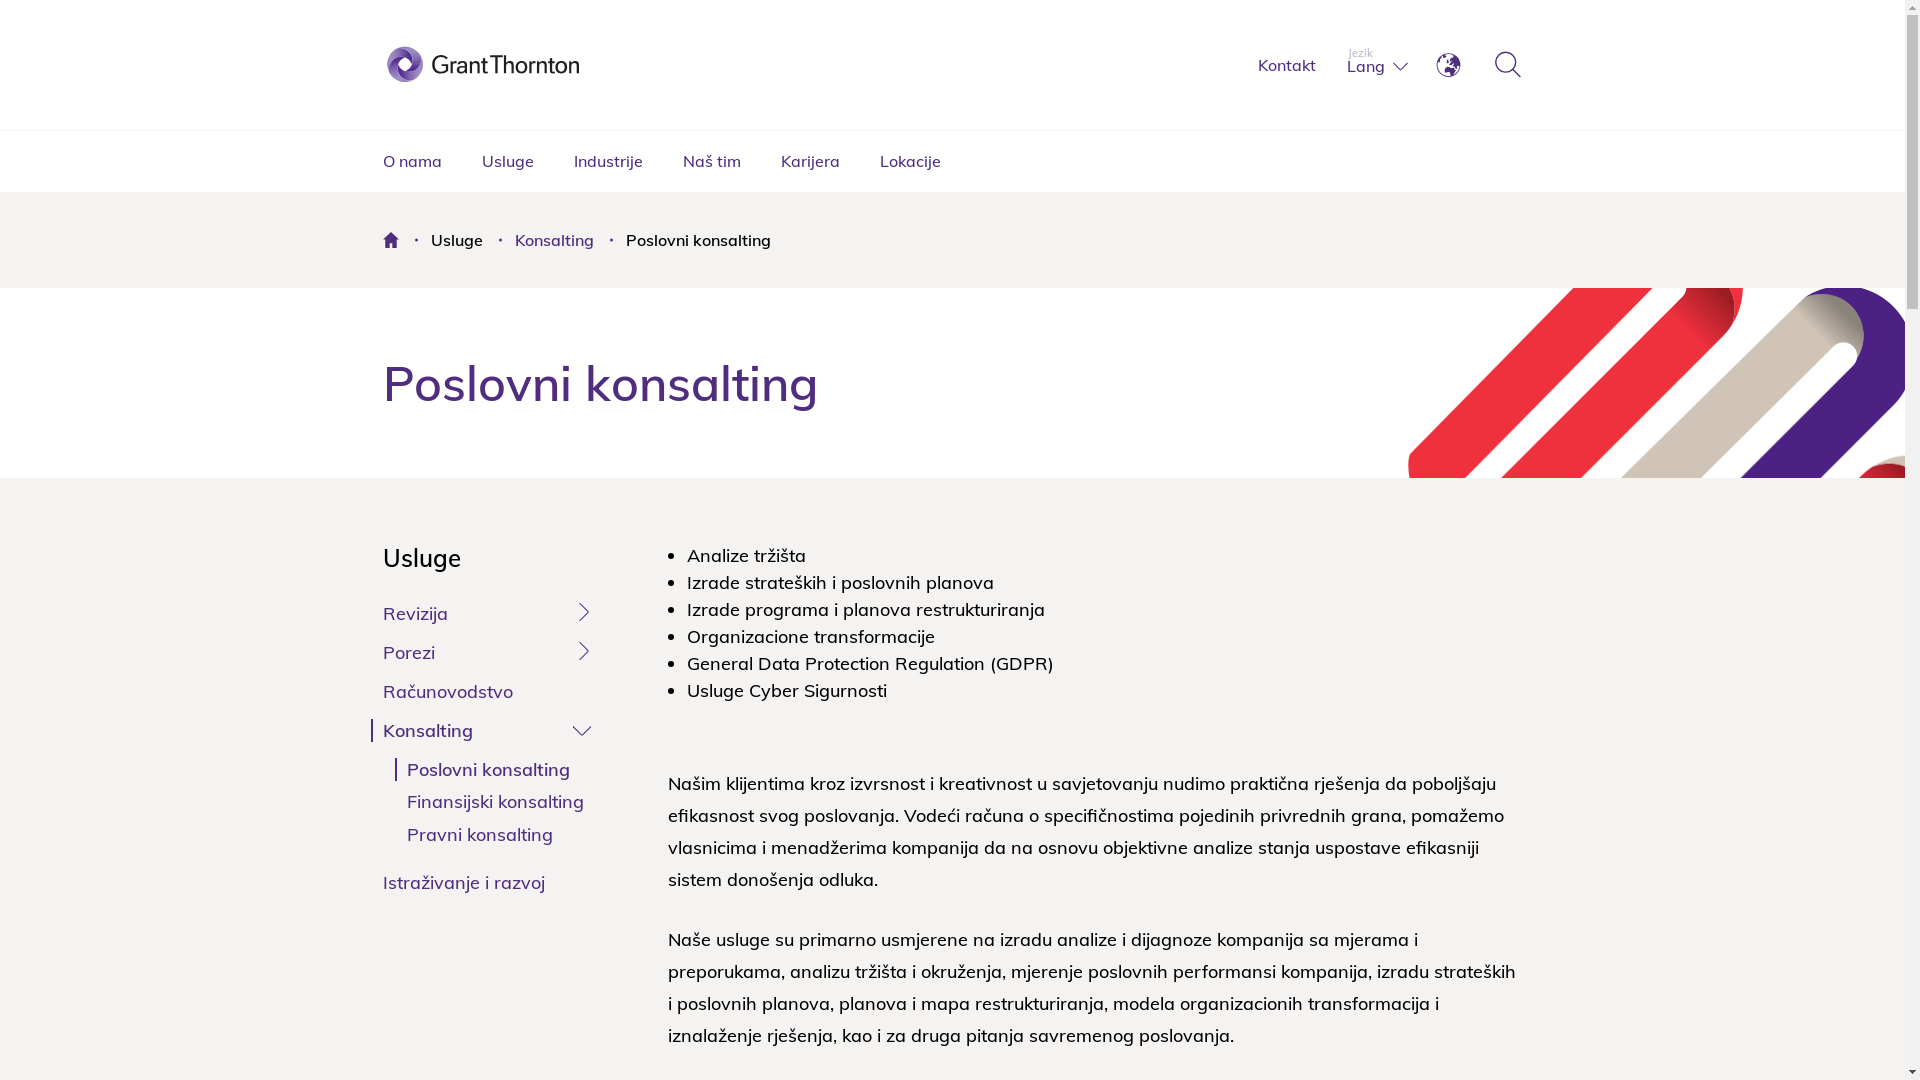 The image size is (1920, 1080). I want to click on 'Karijera', so click(809, 160).